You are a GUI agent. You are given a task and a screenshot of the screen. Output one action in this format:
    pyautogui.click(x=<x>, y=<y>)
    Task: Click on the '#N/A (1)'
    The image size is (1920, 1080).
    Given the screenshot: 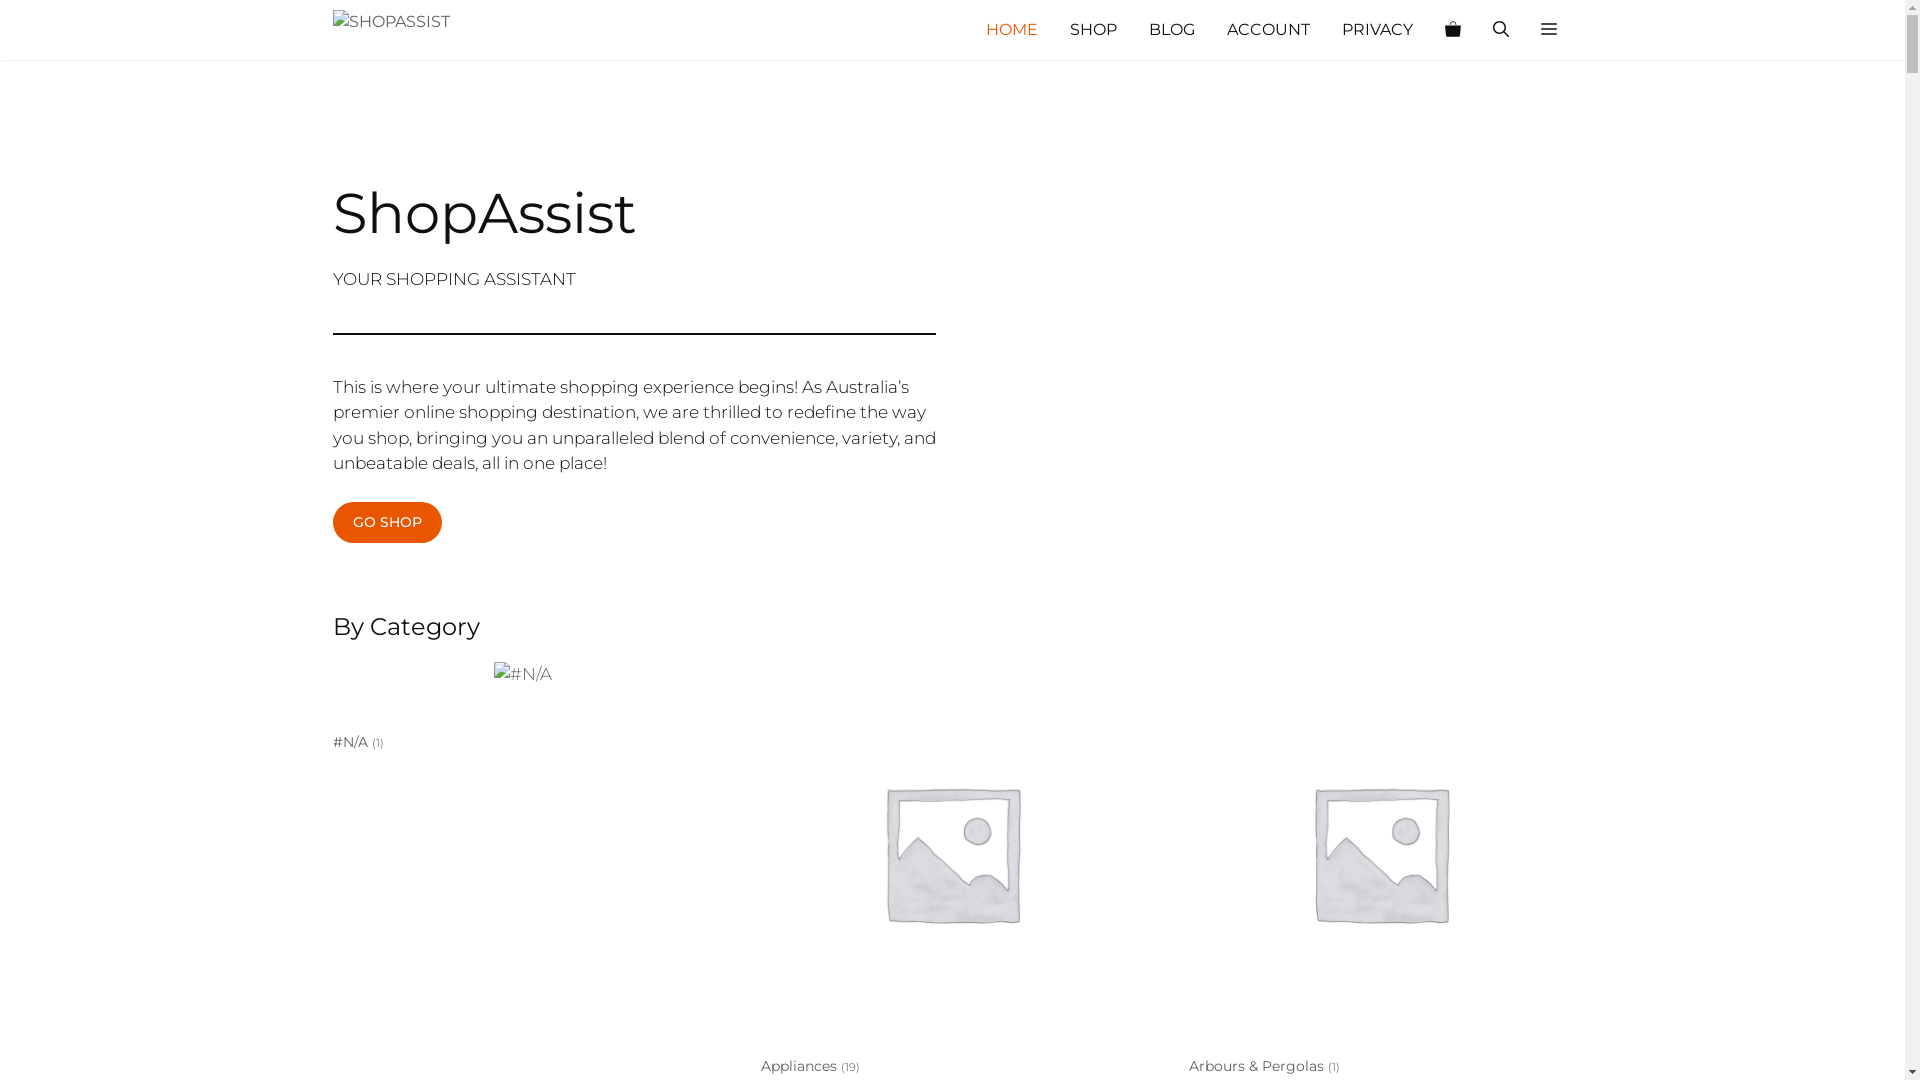 What is the action you would take?
    pyautogui.click(x=522, y=709)
    